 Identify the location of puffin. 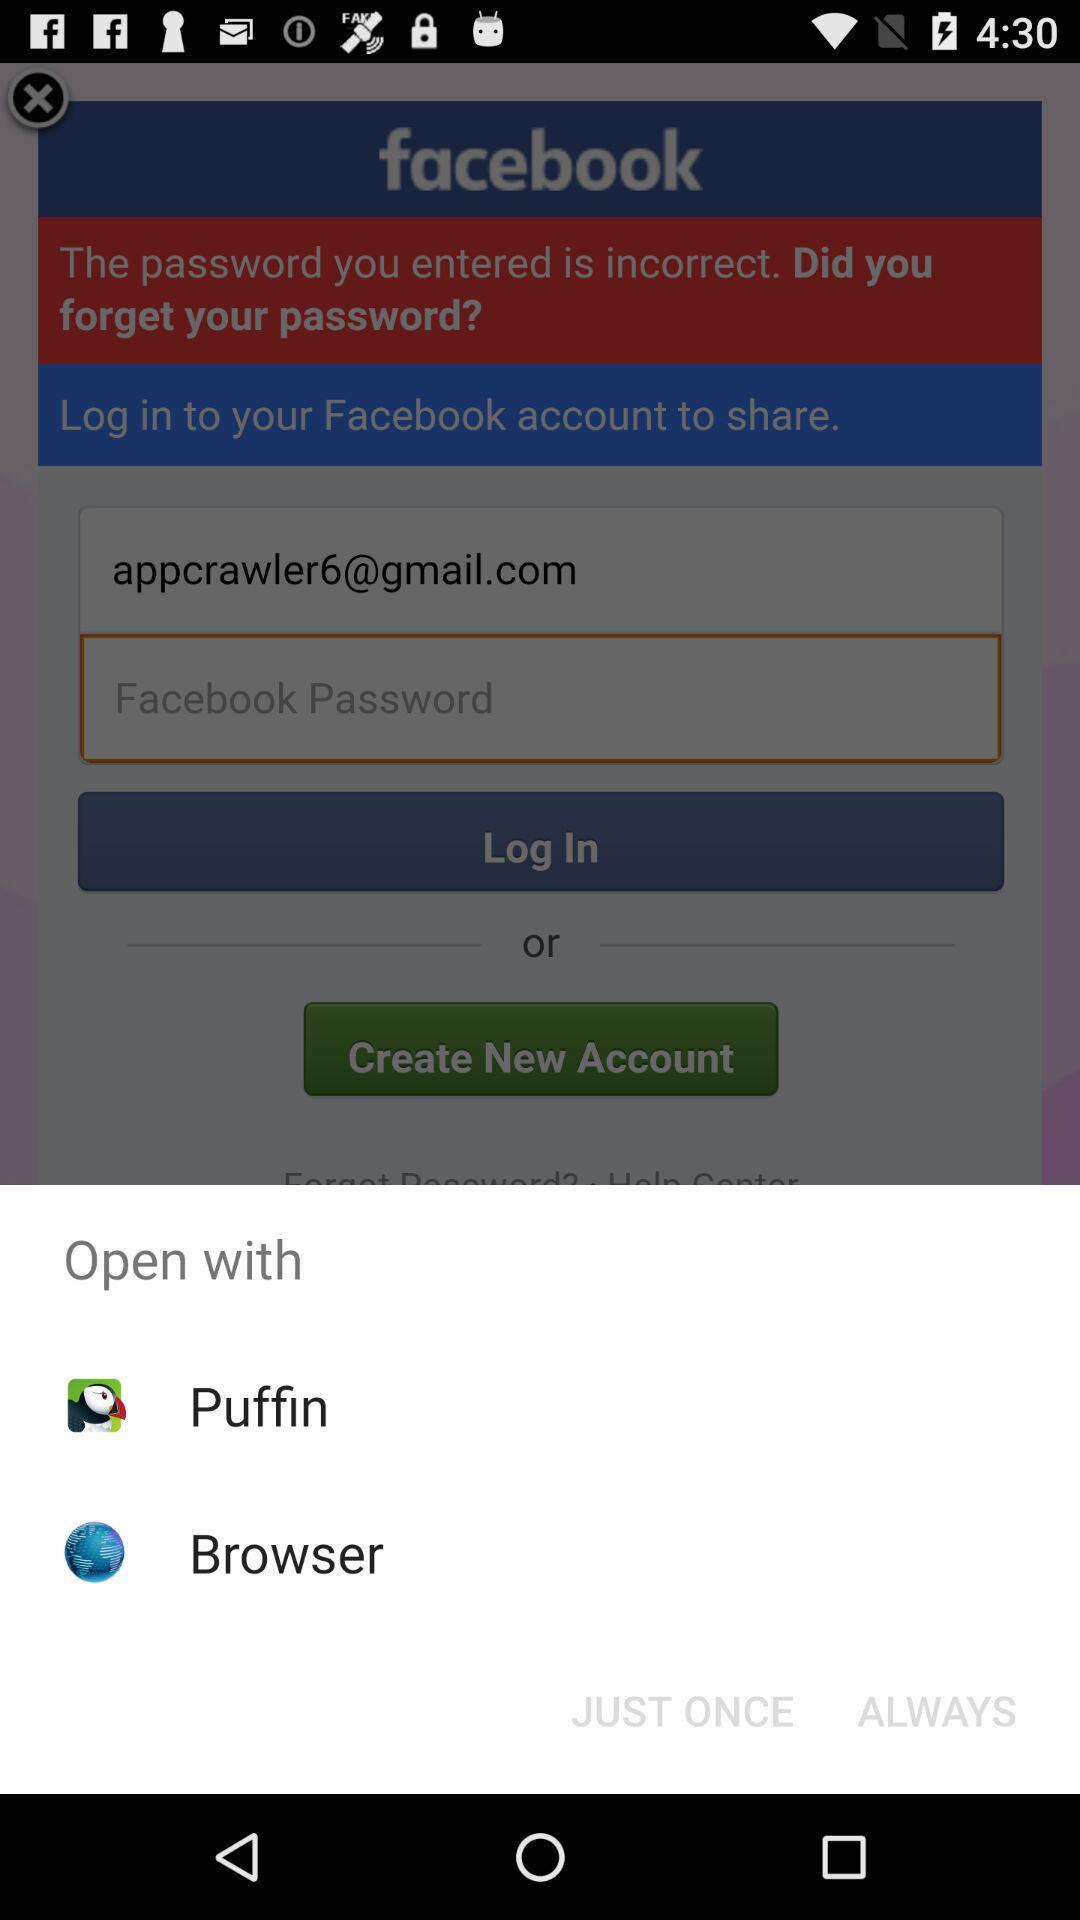
(258, 1404).